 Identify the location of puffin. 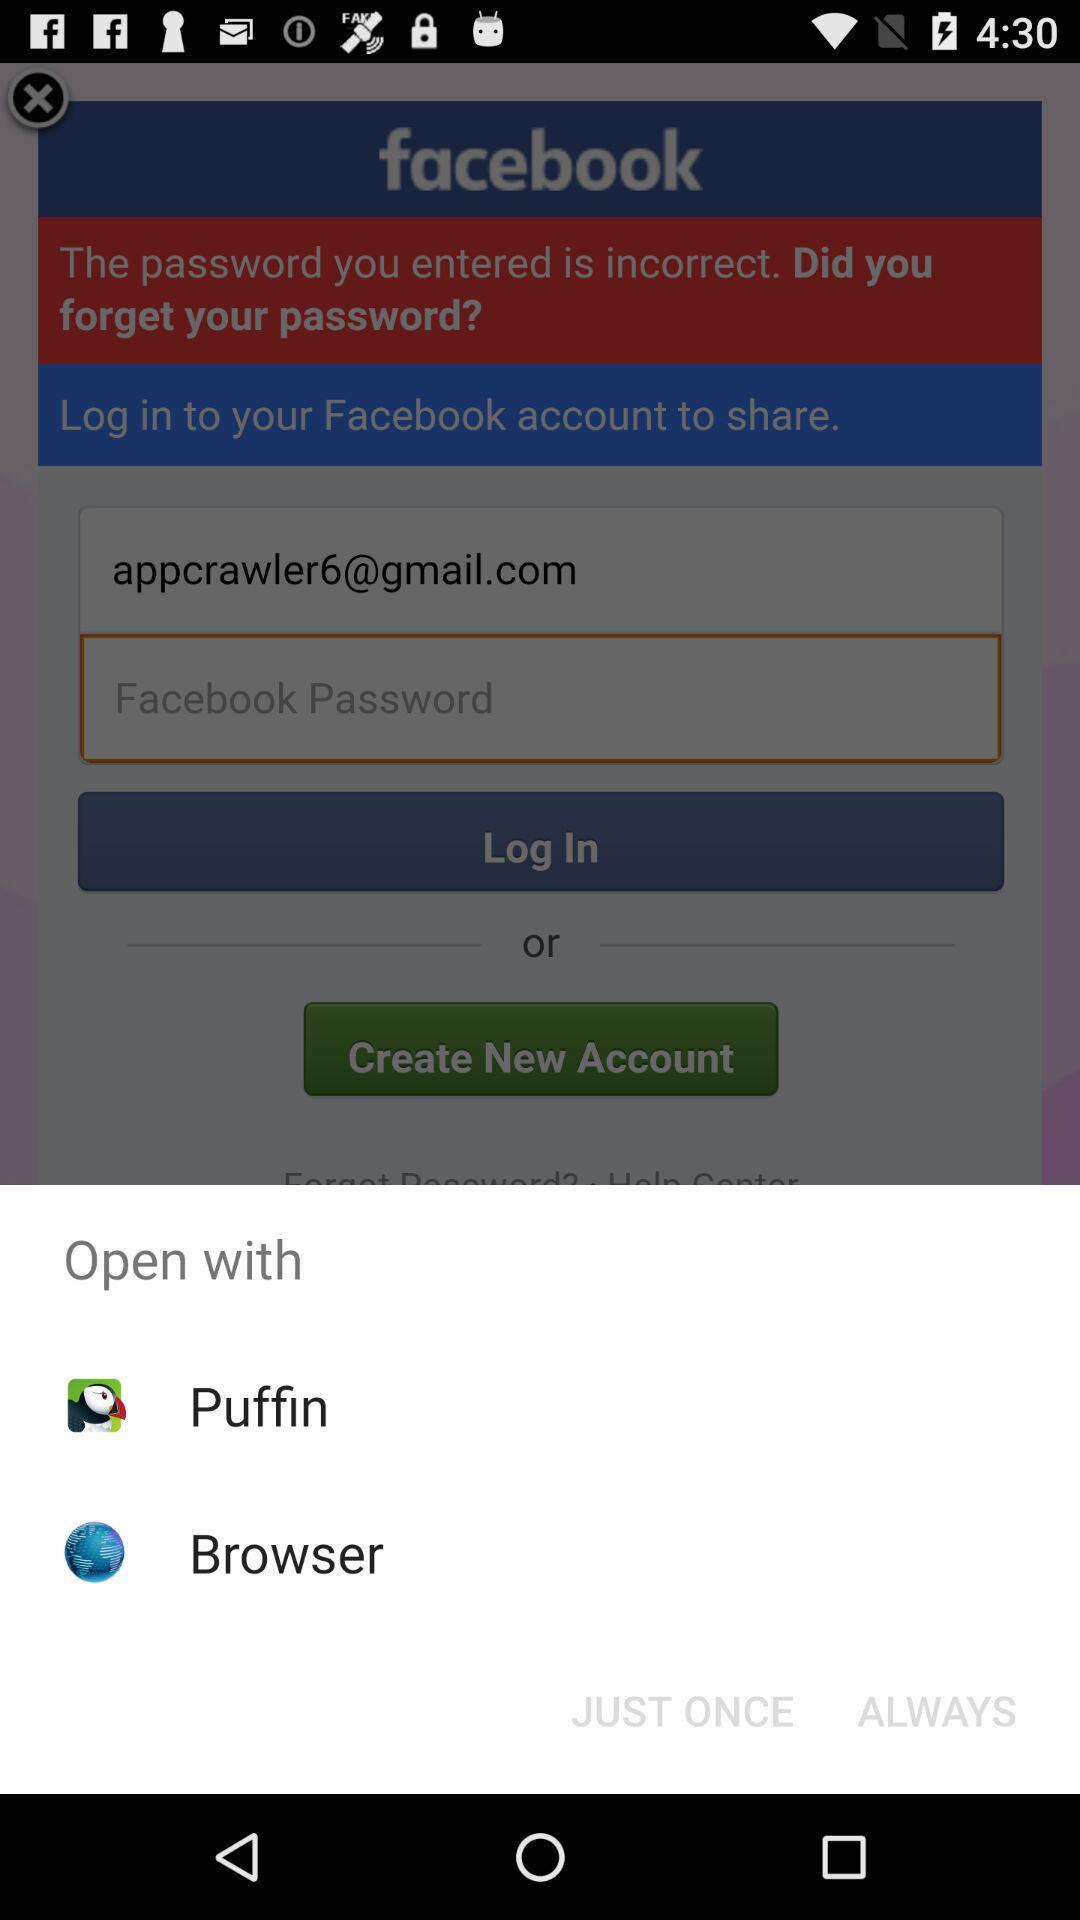
(258, 1404).